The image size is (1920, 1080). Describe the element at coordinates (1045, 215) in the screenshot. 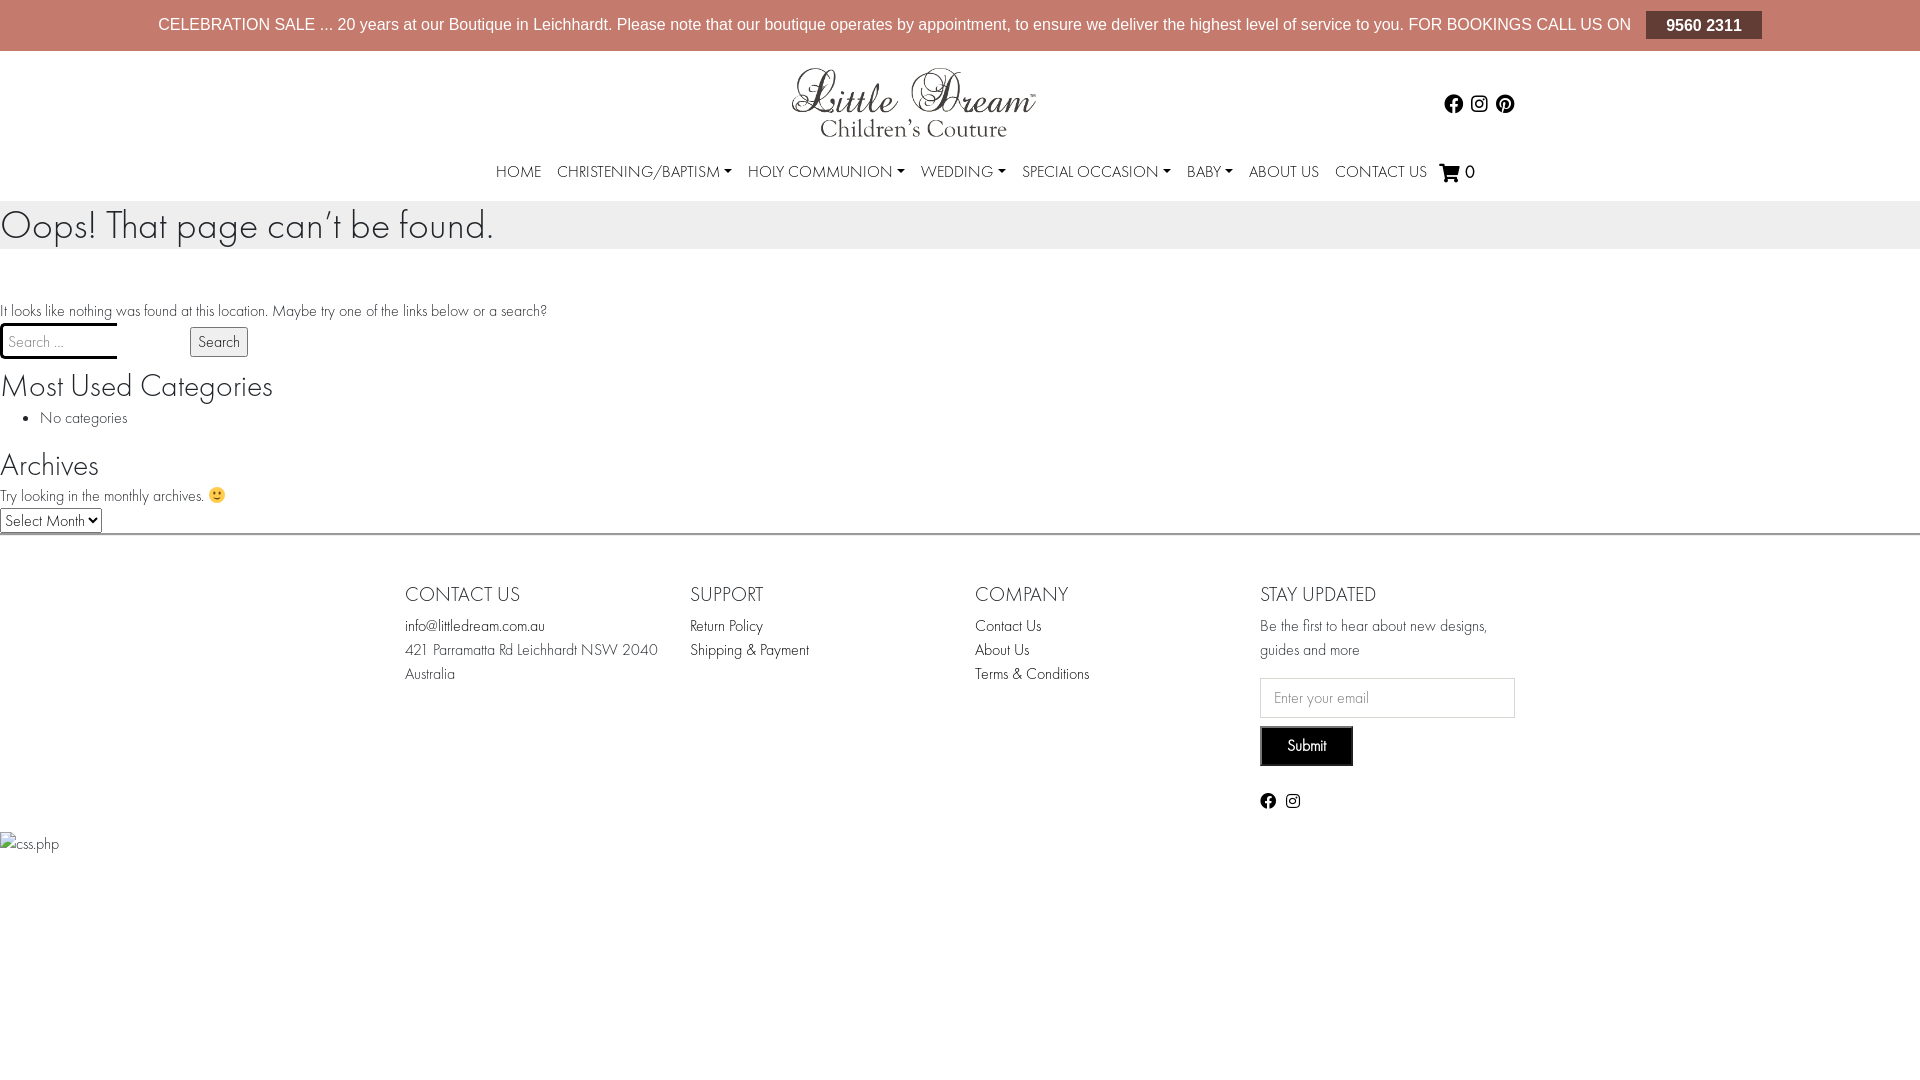

I see `'Special Occasion Girl Clothing'` at that location.